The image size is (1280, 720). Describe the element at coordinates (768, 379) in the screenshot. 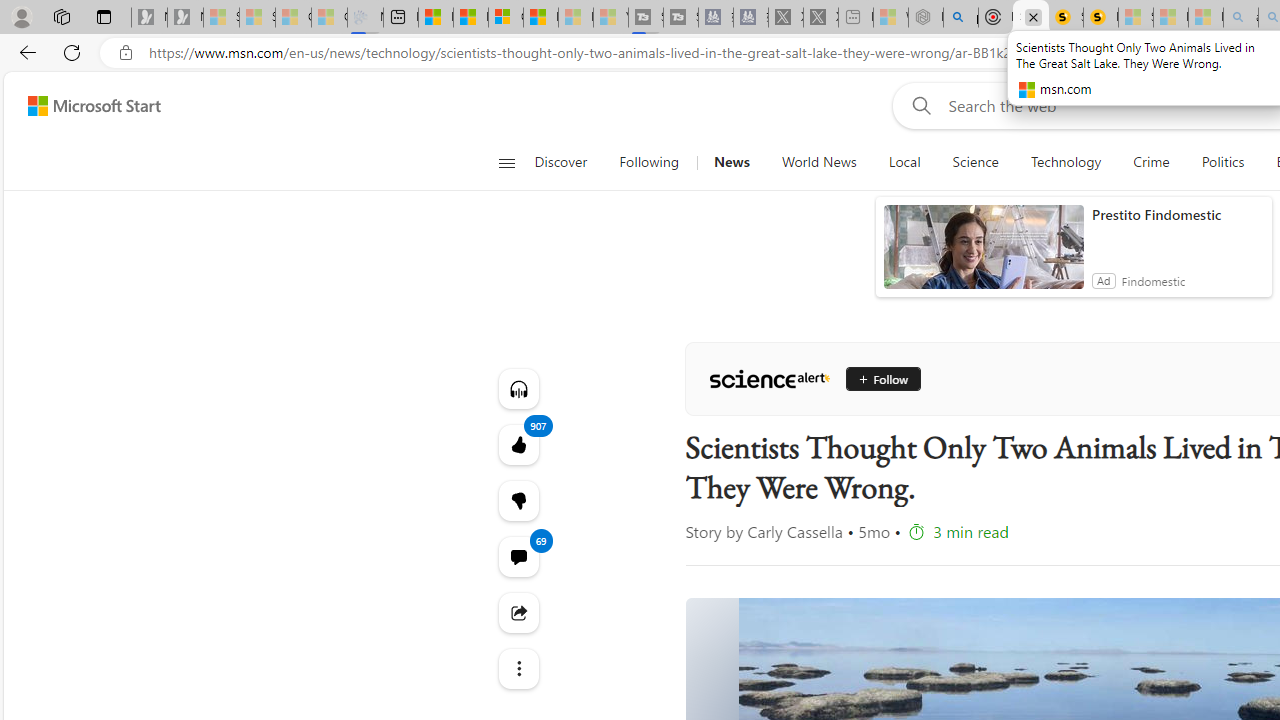

I see `'ScienceAlert'` at that location.